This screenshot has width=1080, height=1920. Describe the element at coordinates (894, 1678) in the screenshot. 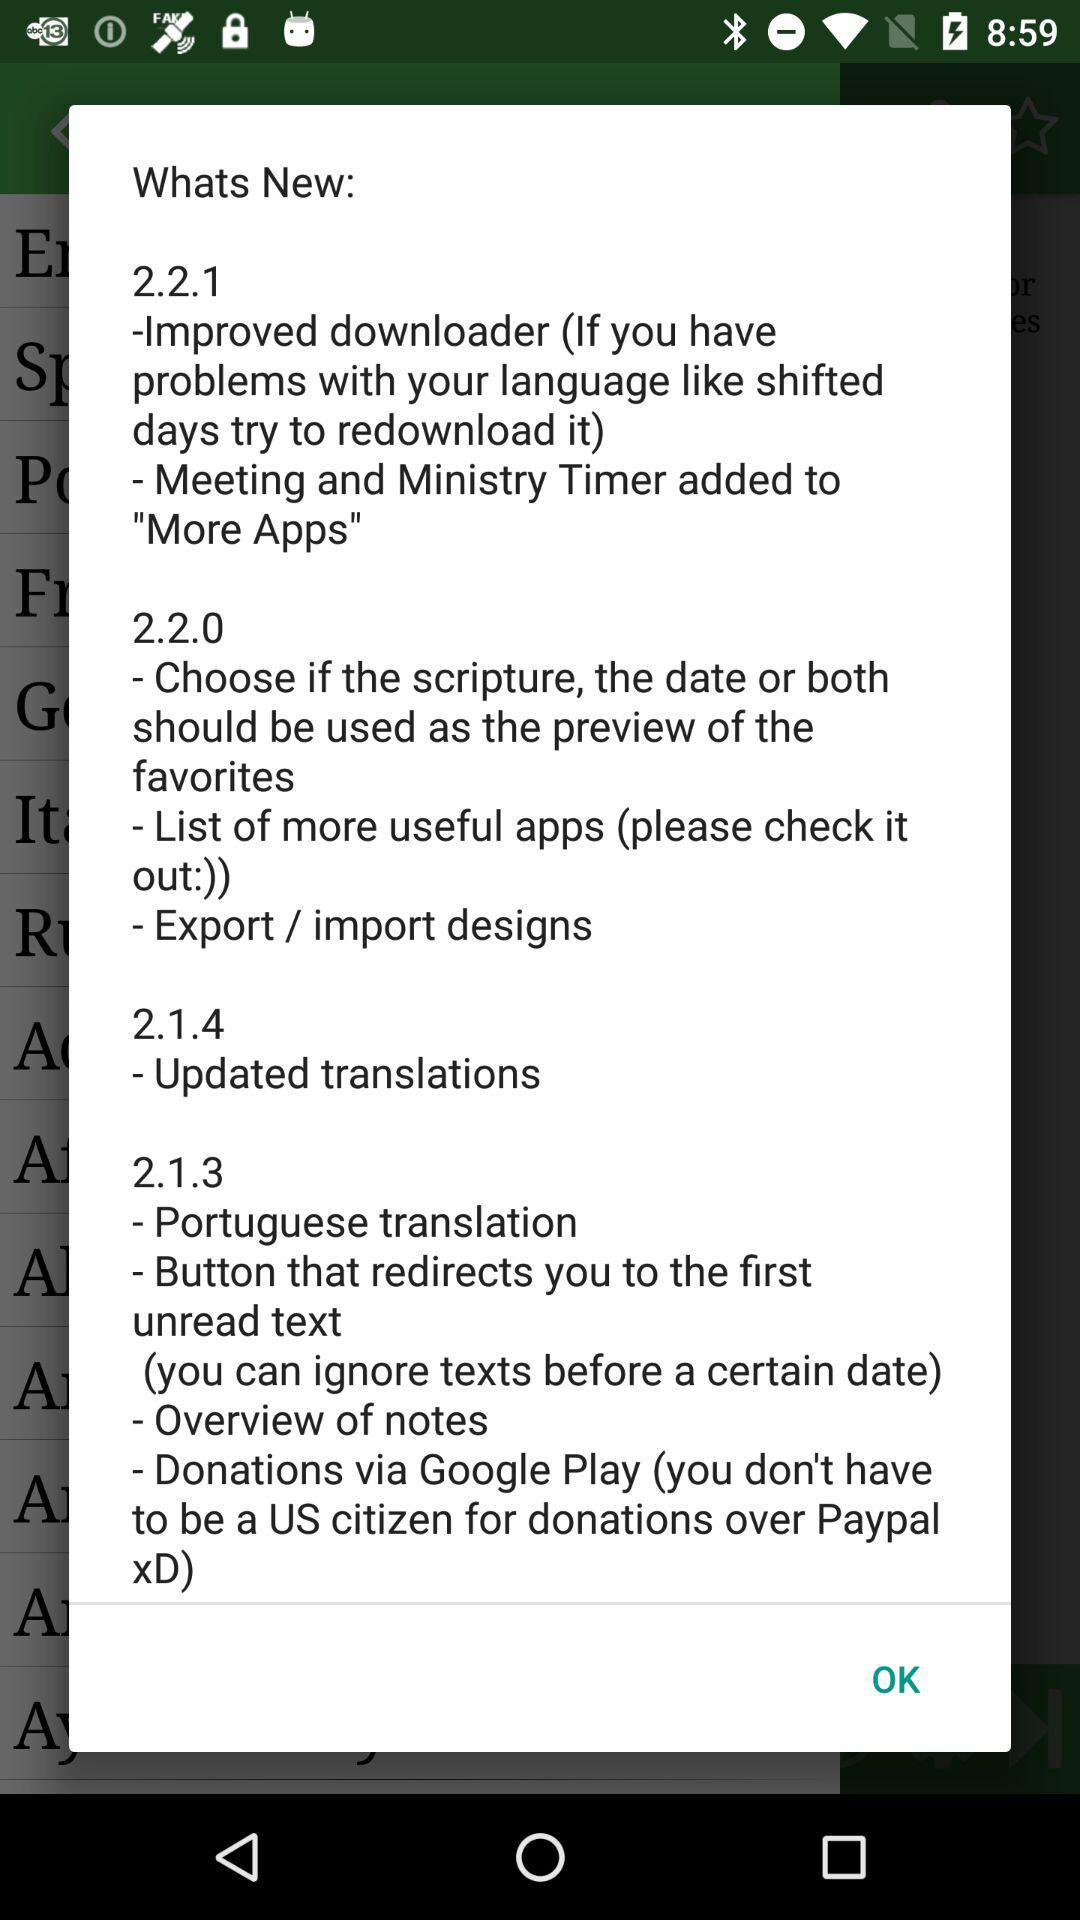

I see `the app below whats new 2 item` at that location.